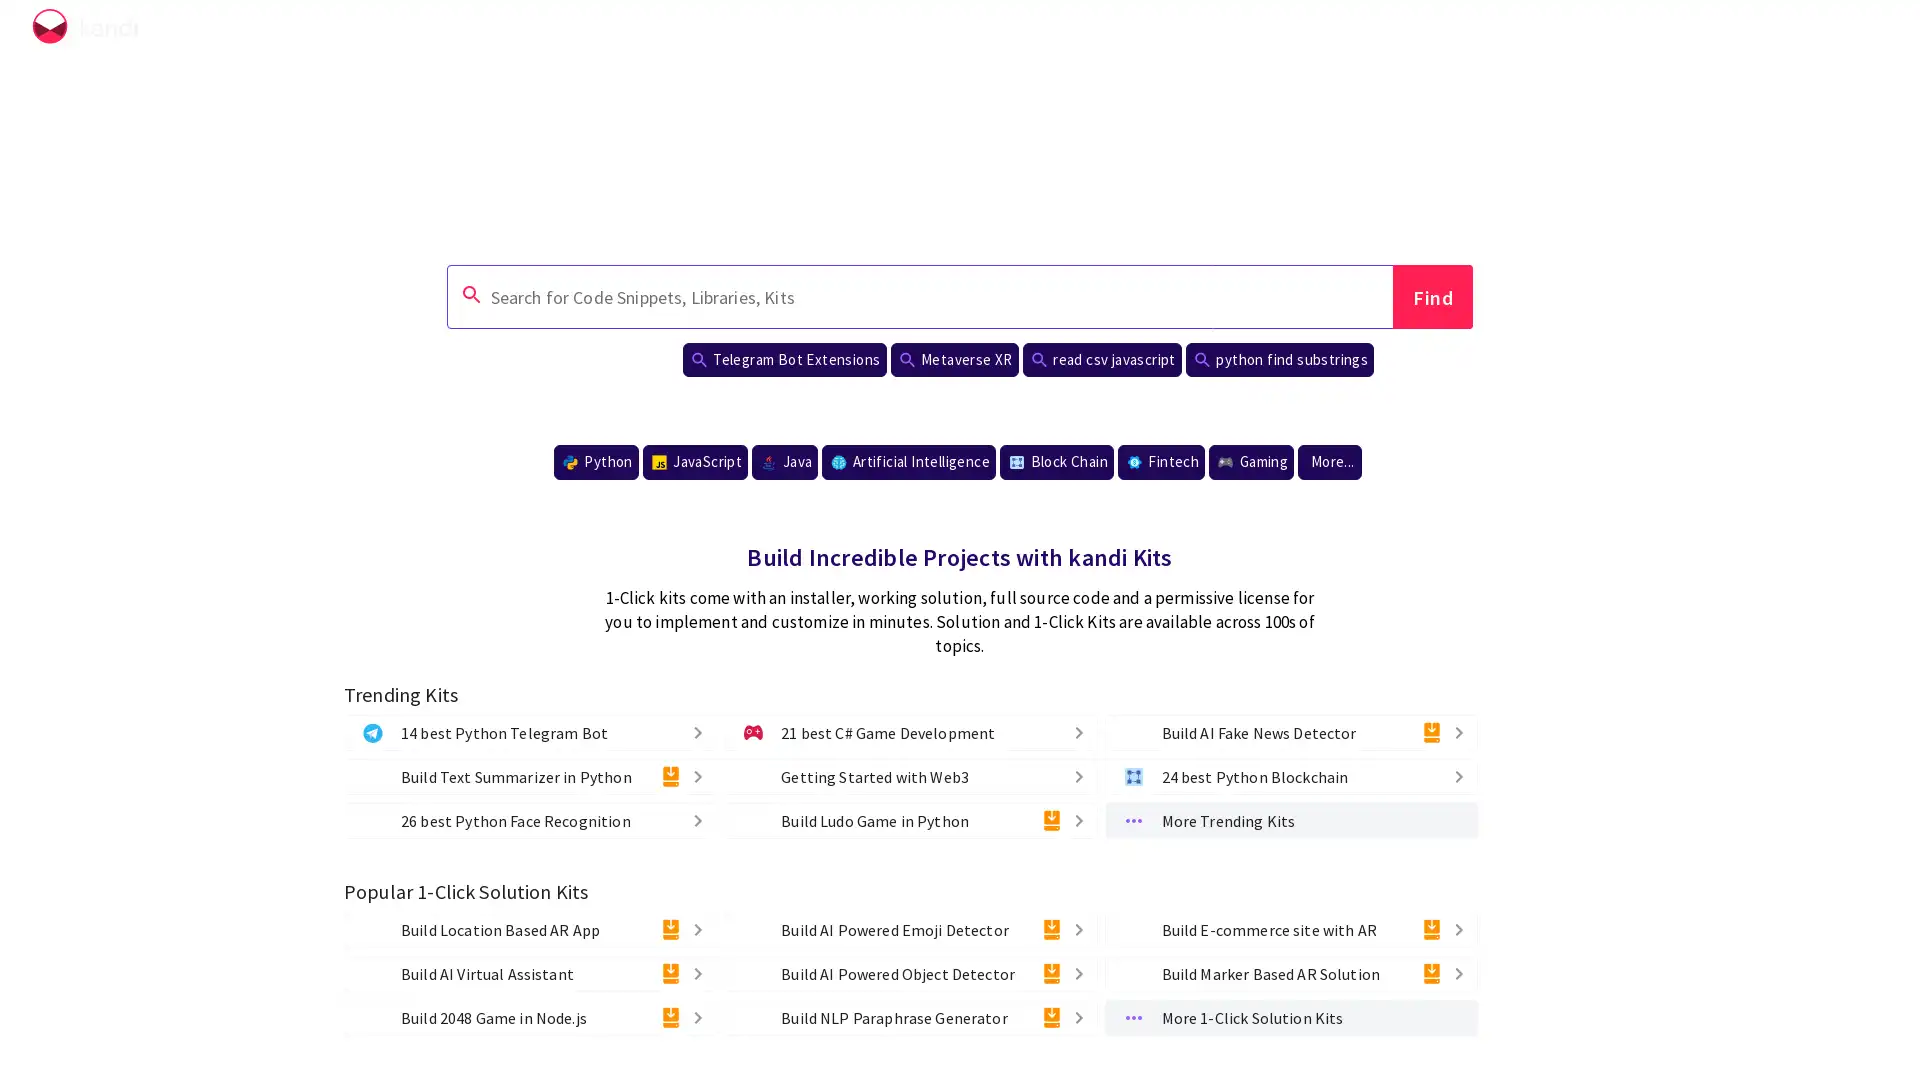  I want to click on delete, so click(1077, 732).